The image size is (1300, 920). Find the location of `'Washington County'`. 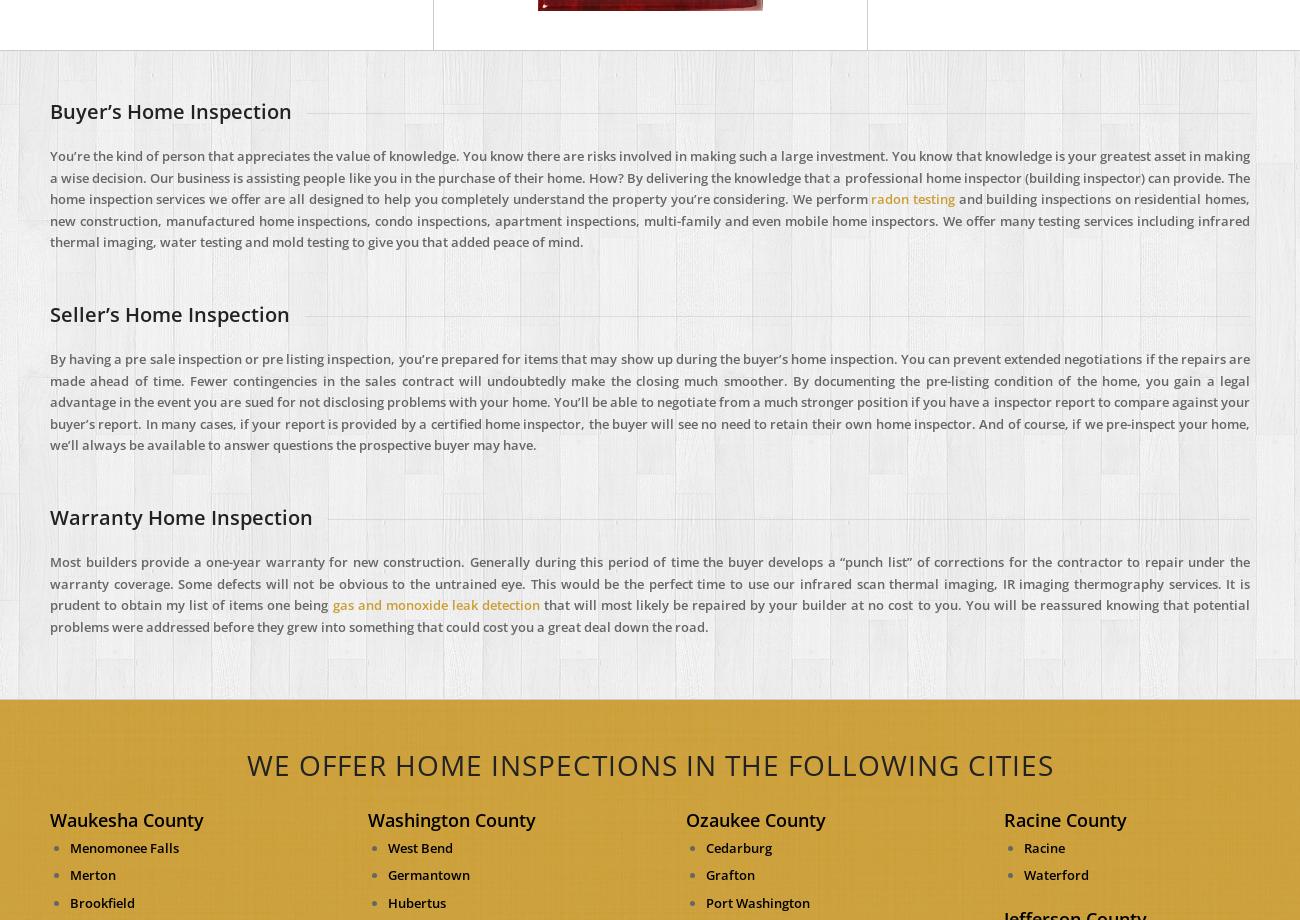

'Washington County' is located at coordinates (451, 817).